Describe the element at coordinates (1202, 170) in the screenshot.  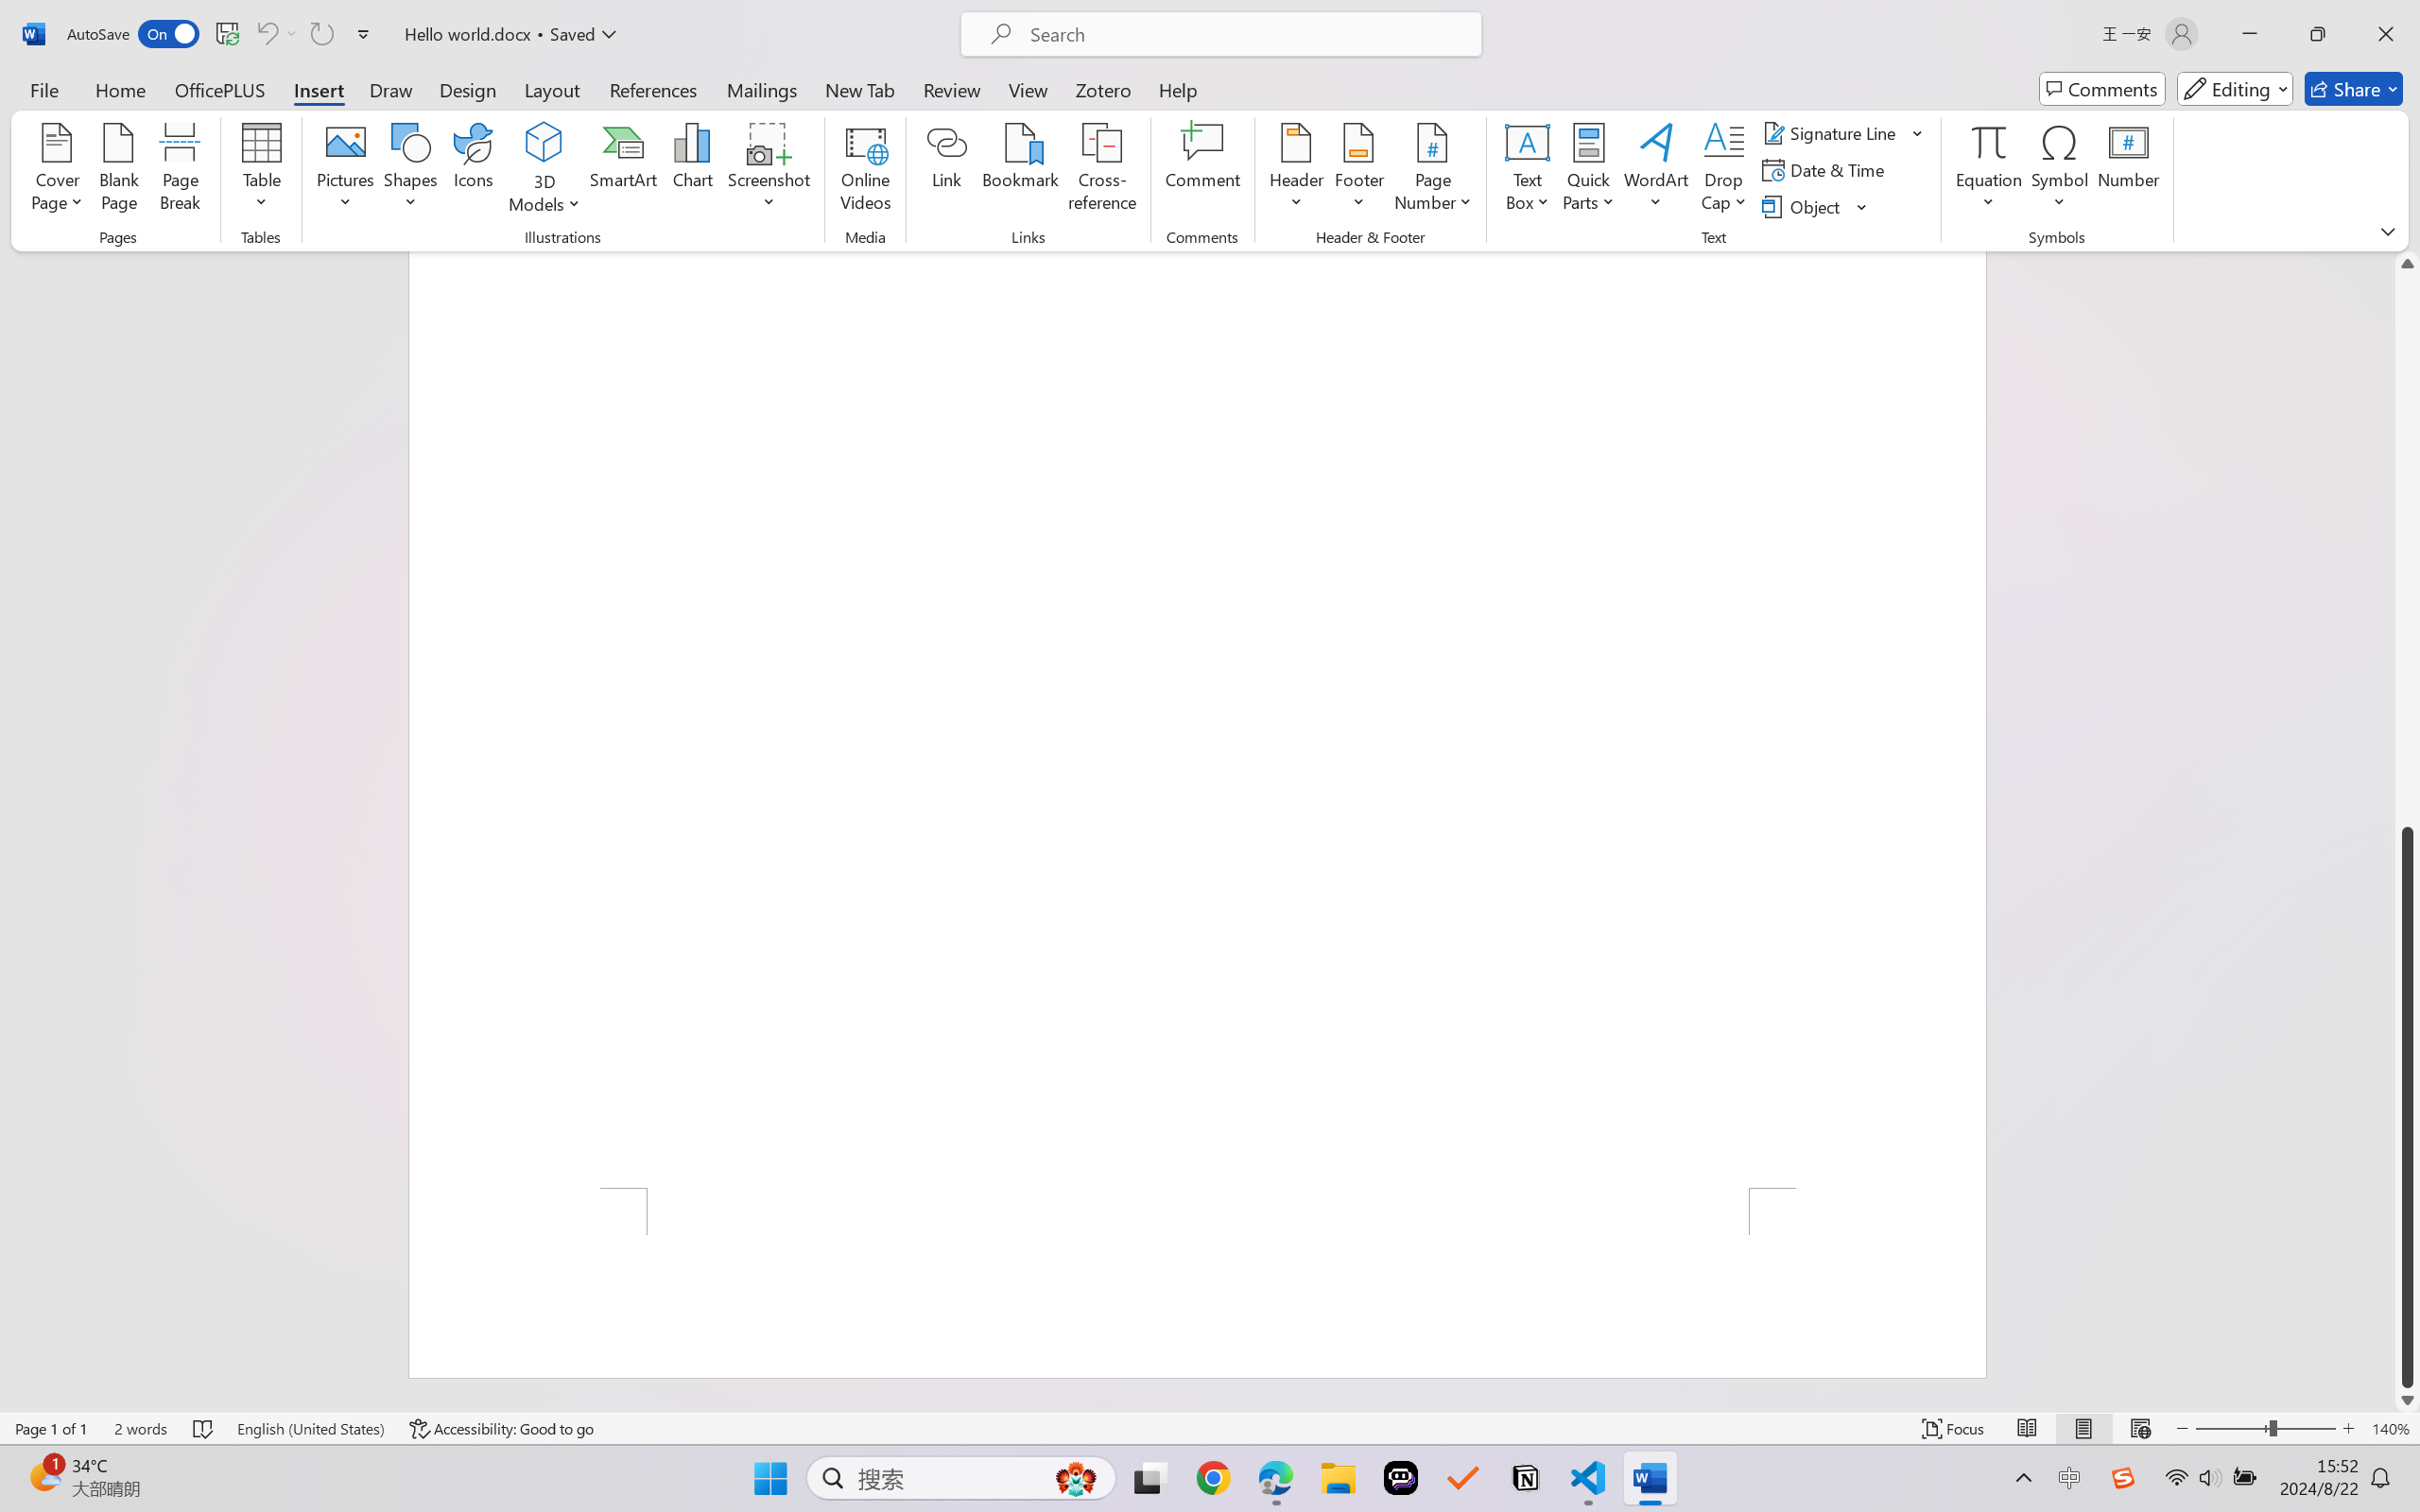
I see `'Comment'` at that location.